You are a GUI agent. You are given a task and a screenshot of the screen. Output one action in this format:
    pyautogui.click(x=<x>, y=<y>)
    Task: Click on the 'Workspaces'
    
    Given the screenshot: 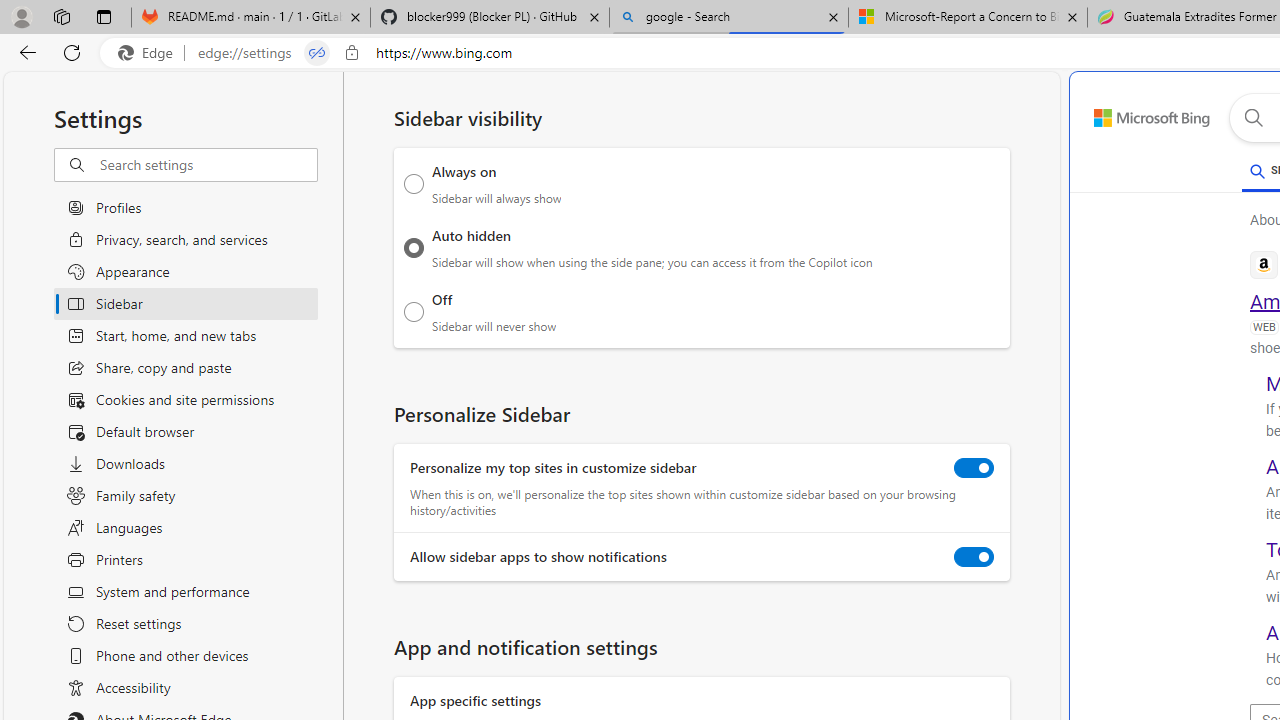 What is the action you would take?
    pyautogui.click(x=61, y=16)
    